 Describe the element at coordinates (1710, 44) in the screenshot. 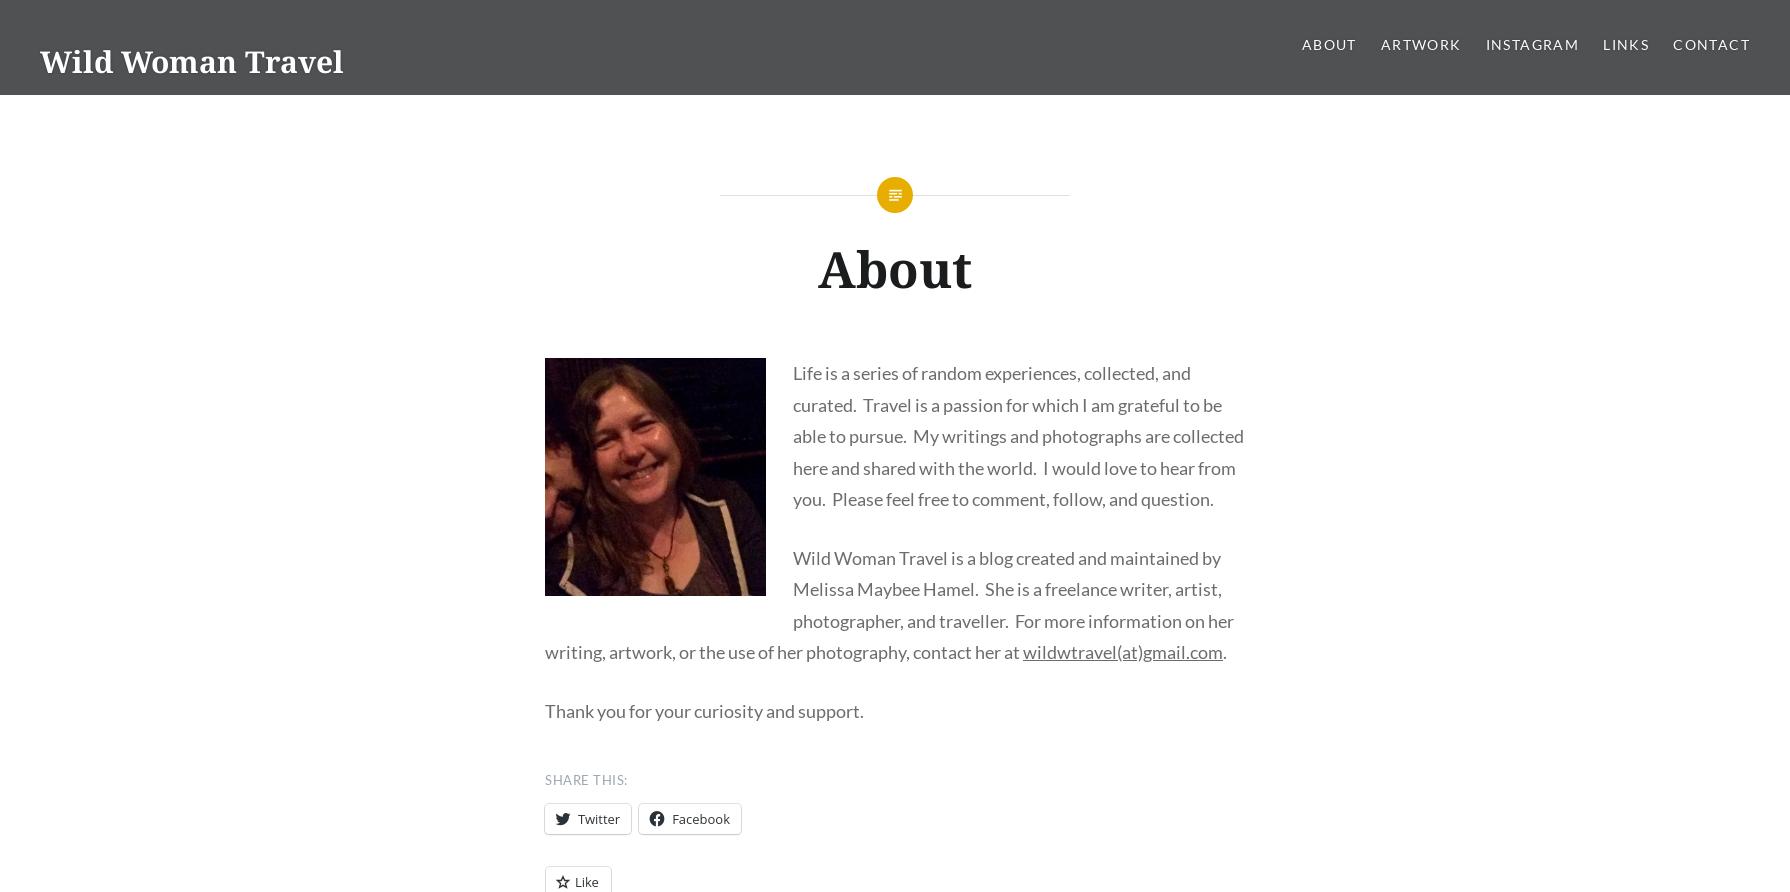

I see `'Contact'` at that location.